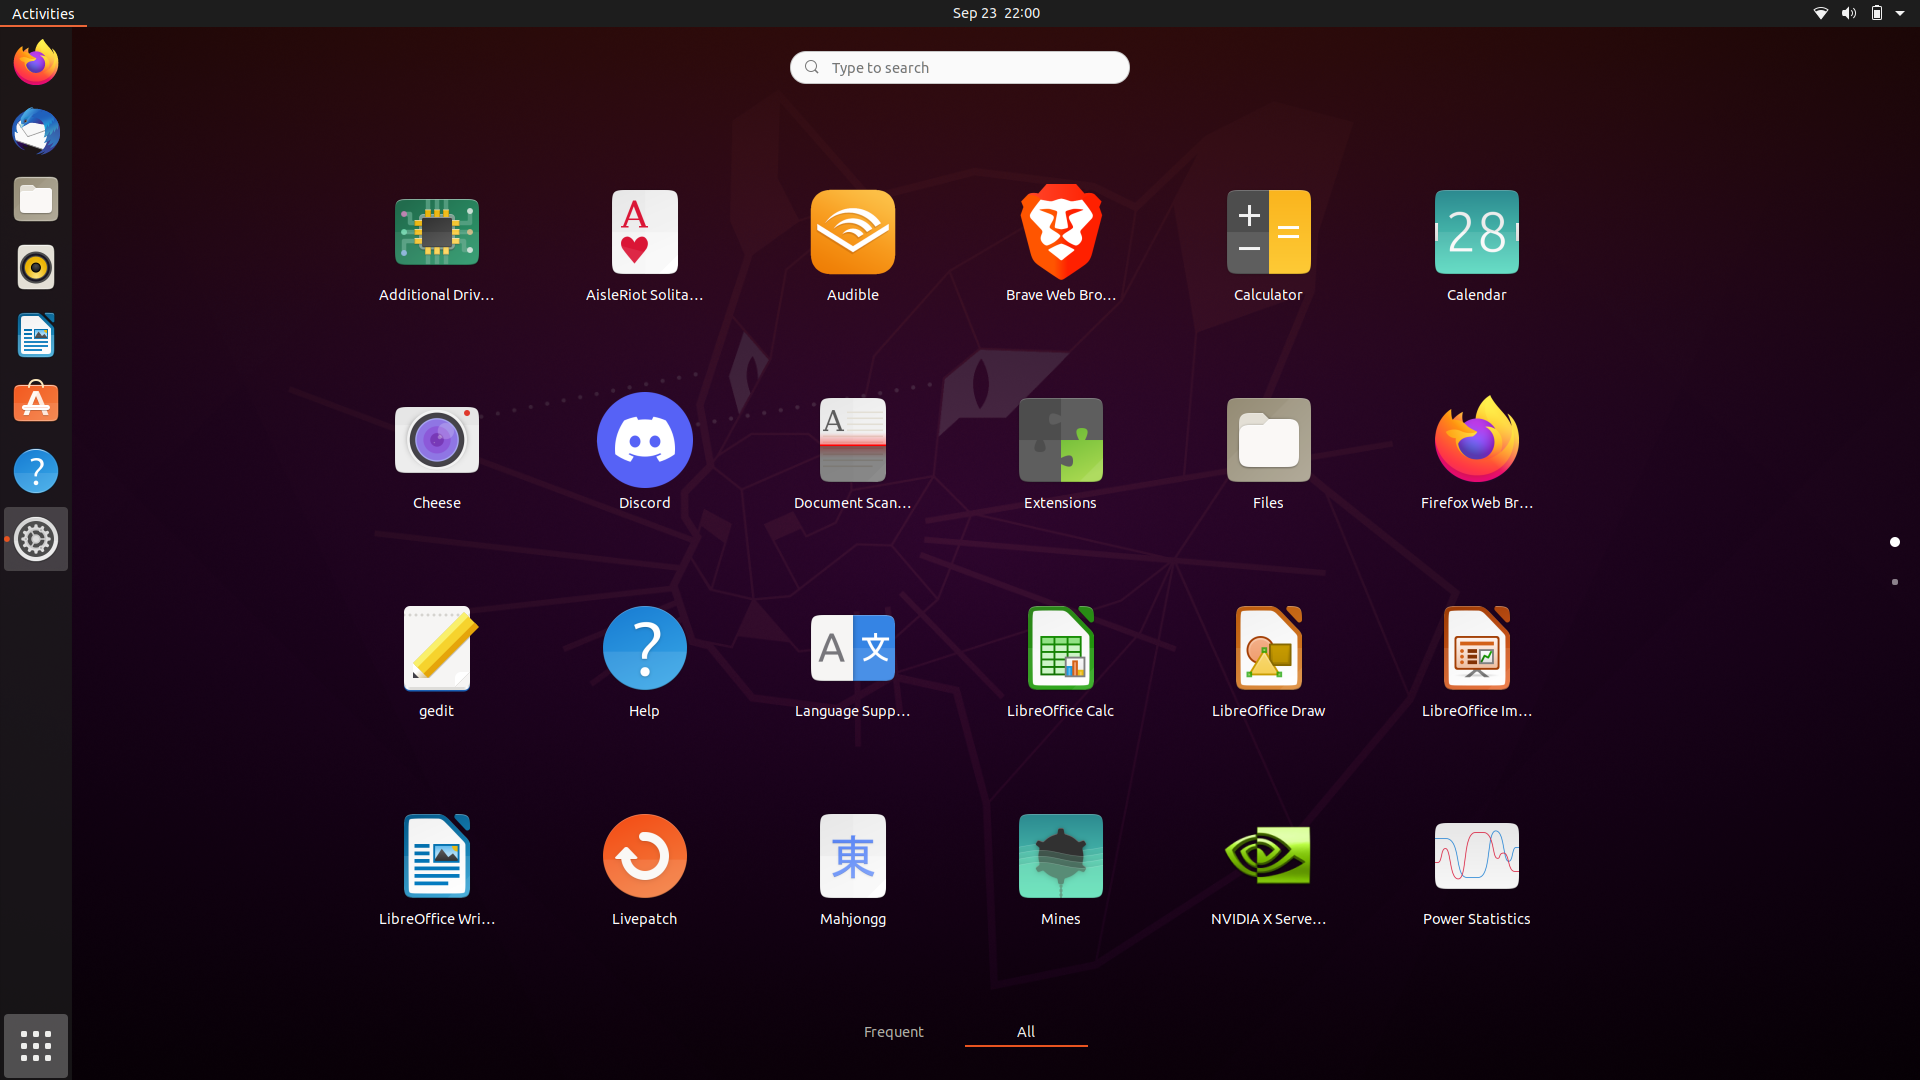 This screenshot has height=1080, width=1920. What do you see at coordinates (958, 65) in the screenshot?
I see `Lookup for "Movies" using the search function` at bounding box center [958, 65].